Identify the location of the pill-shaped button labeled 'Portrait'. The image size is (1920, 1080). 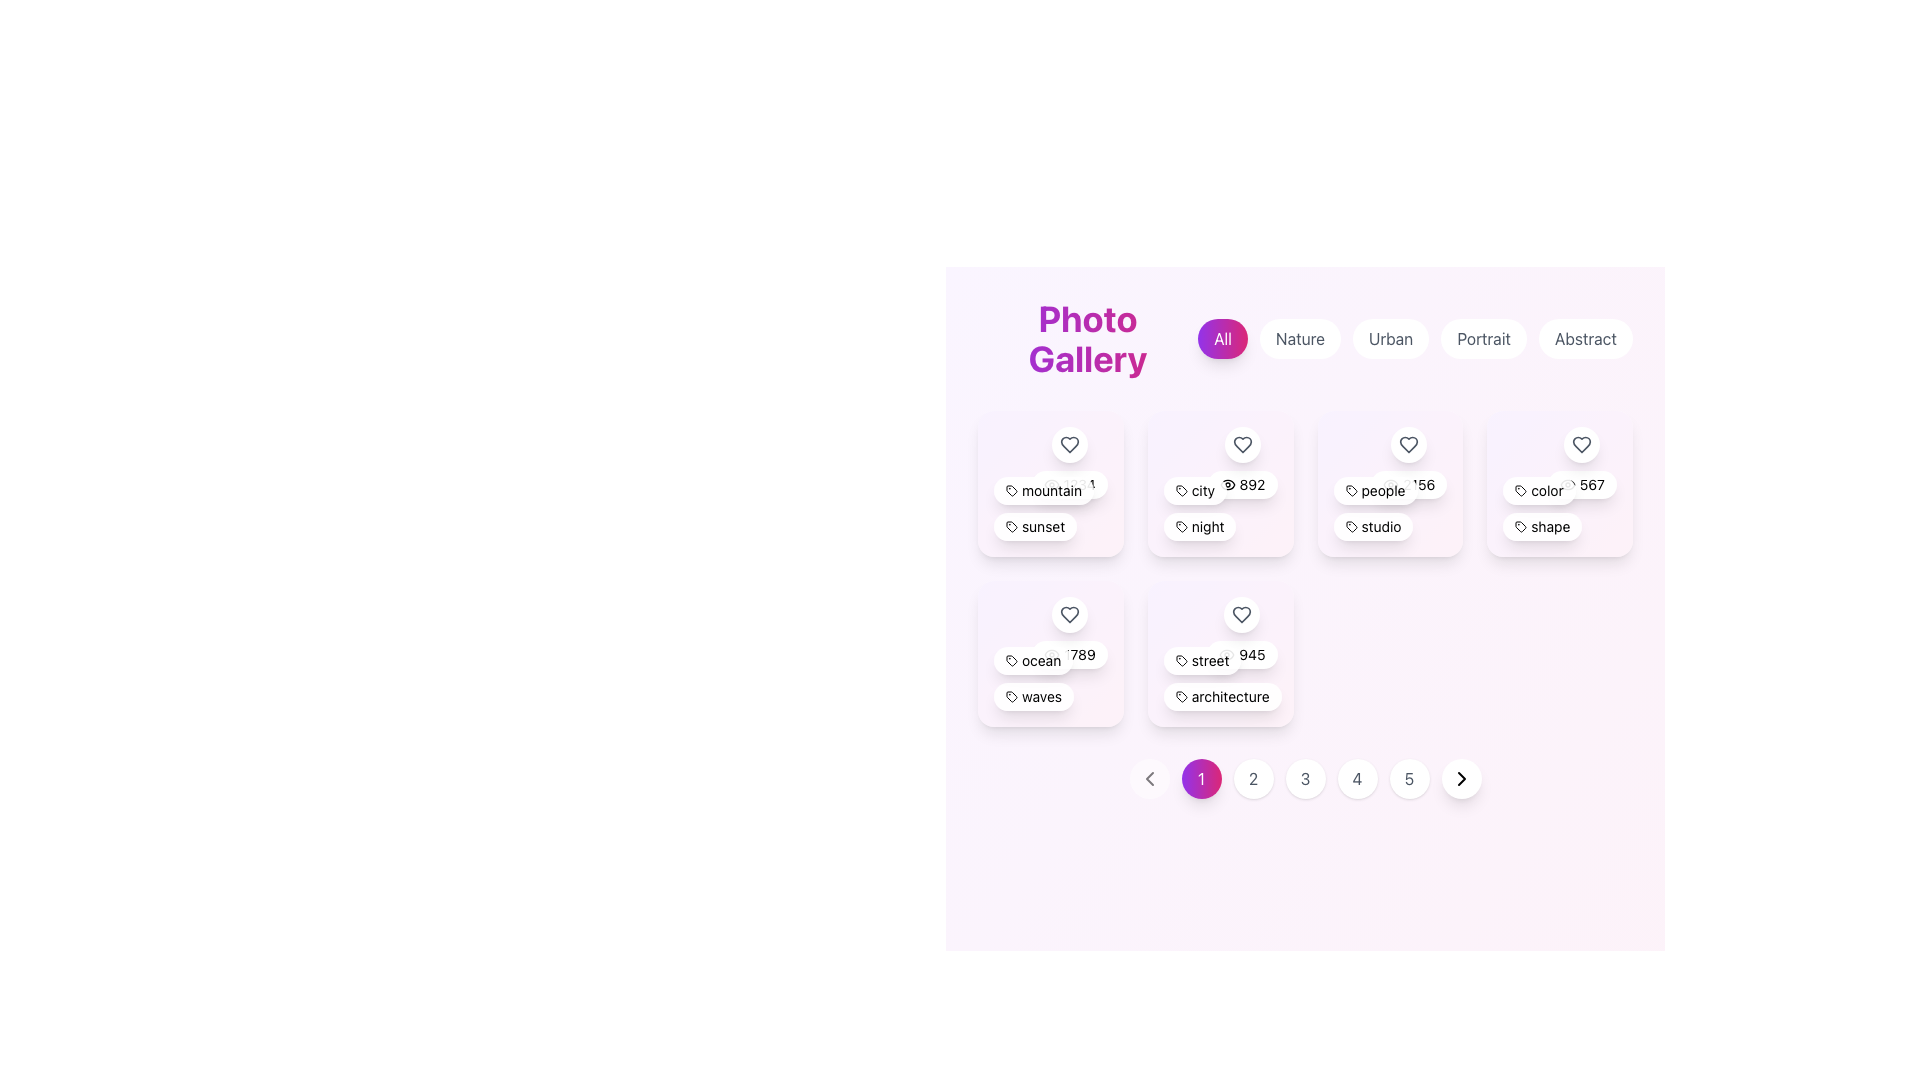
(1484, 338).